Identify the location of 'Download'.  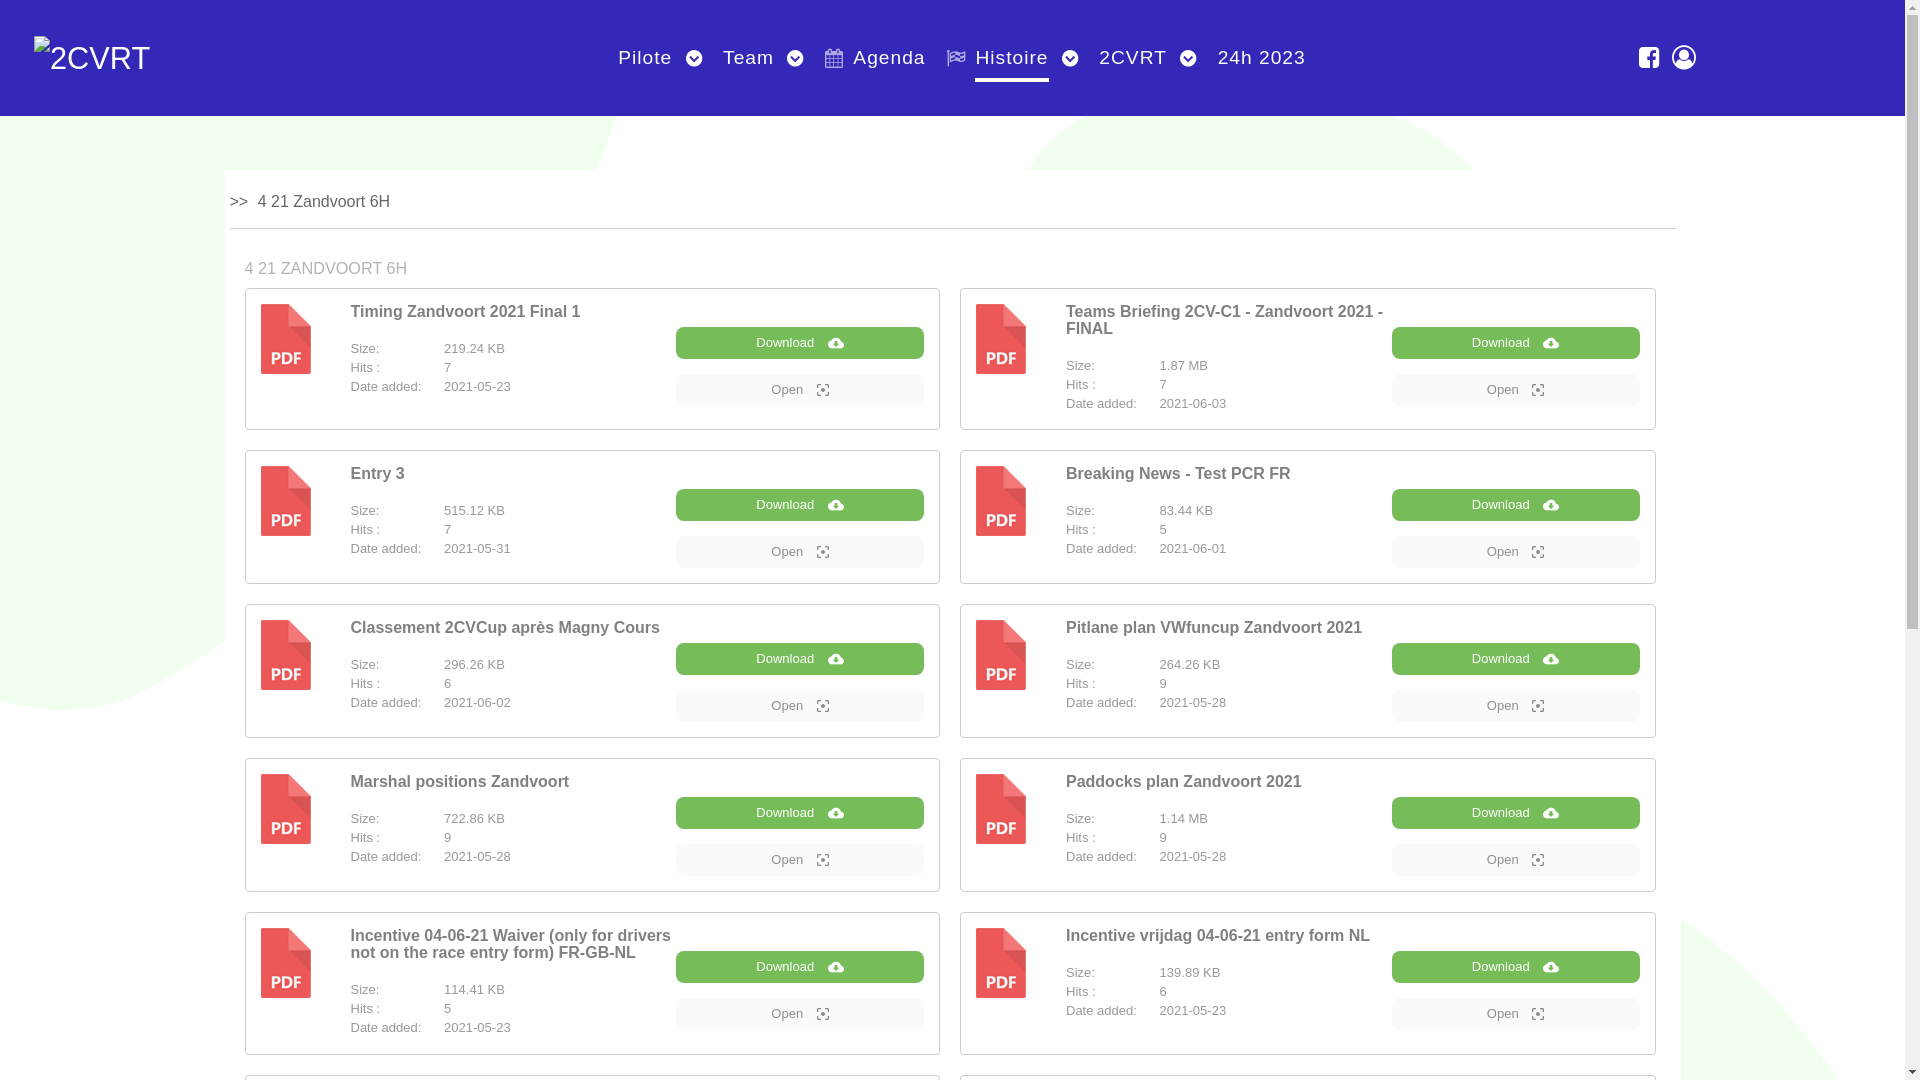
(800, 342).